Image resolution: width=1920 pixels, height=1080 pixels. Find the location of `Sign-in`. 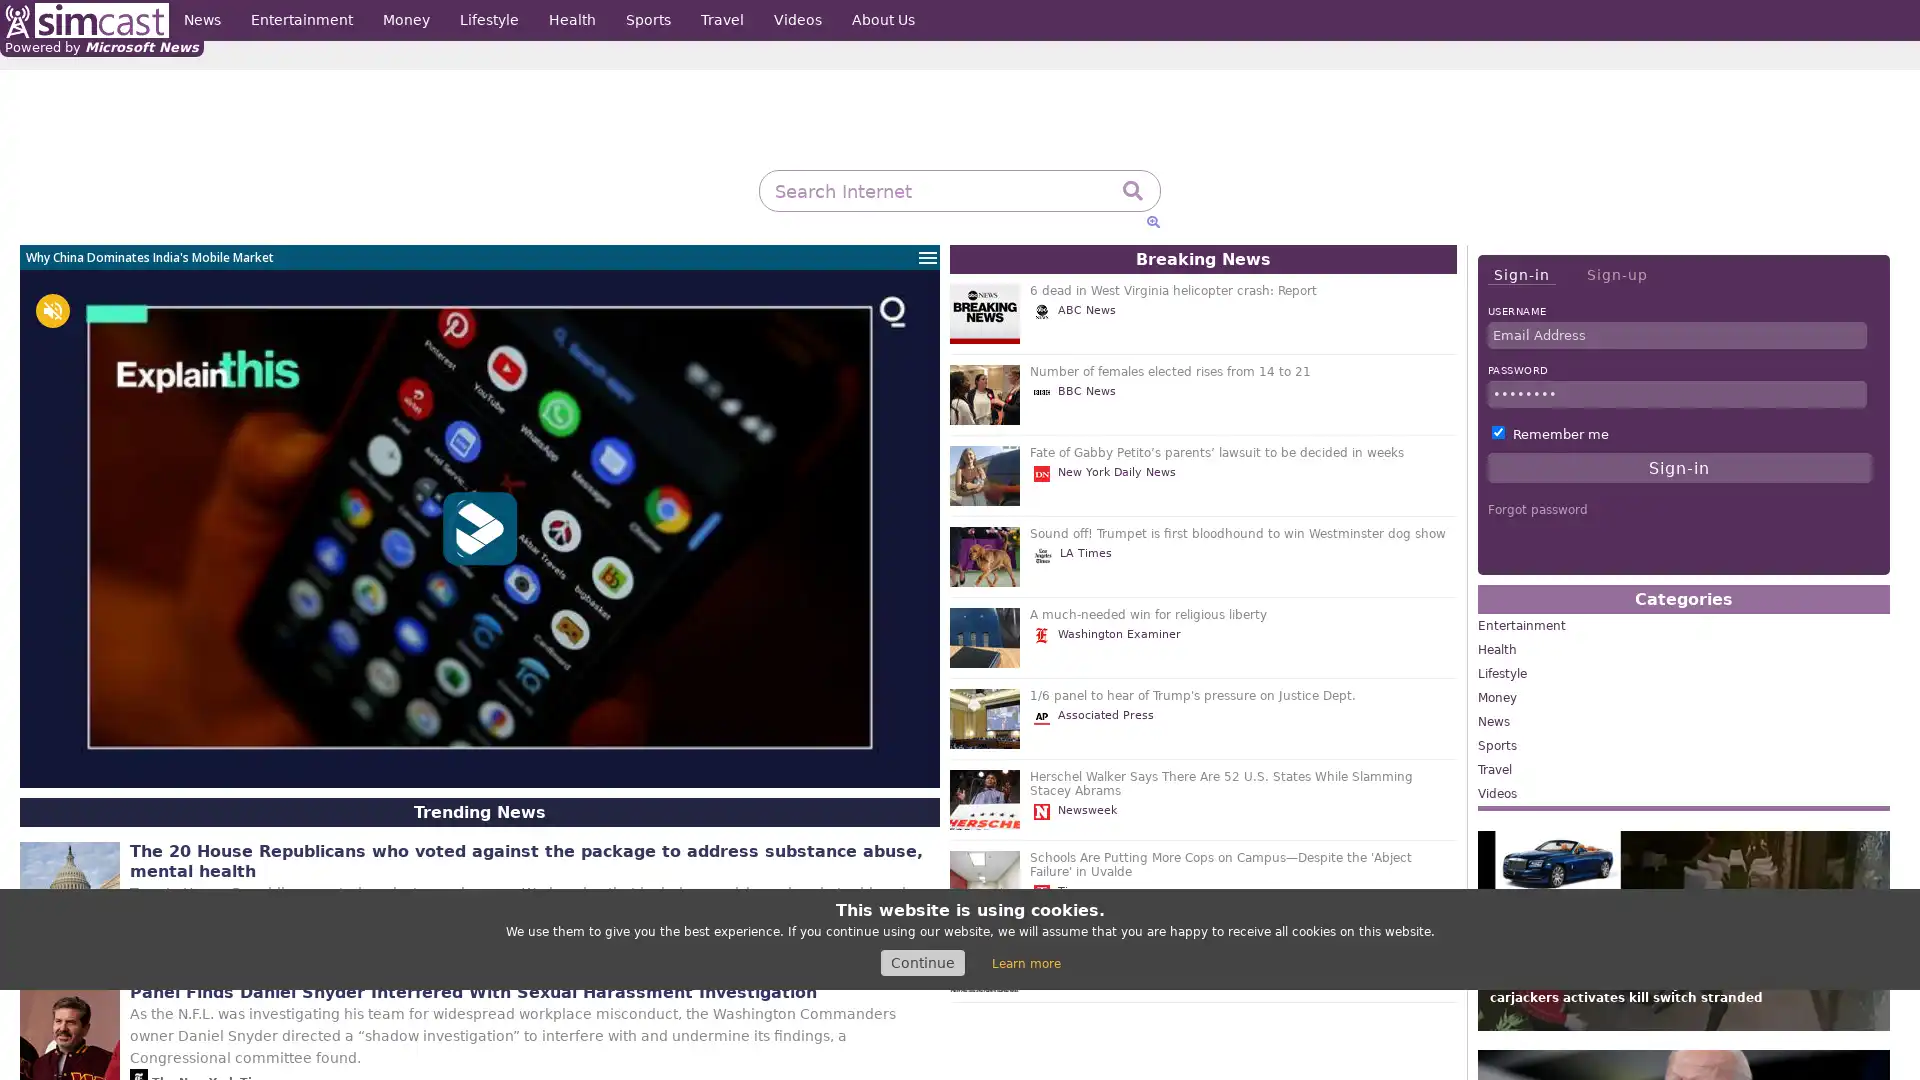

Sign-in is located at coordinates (1679, 467).